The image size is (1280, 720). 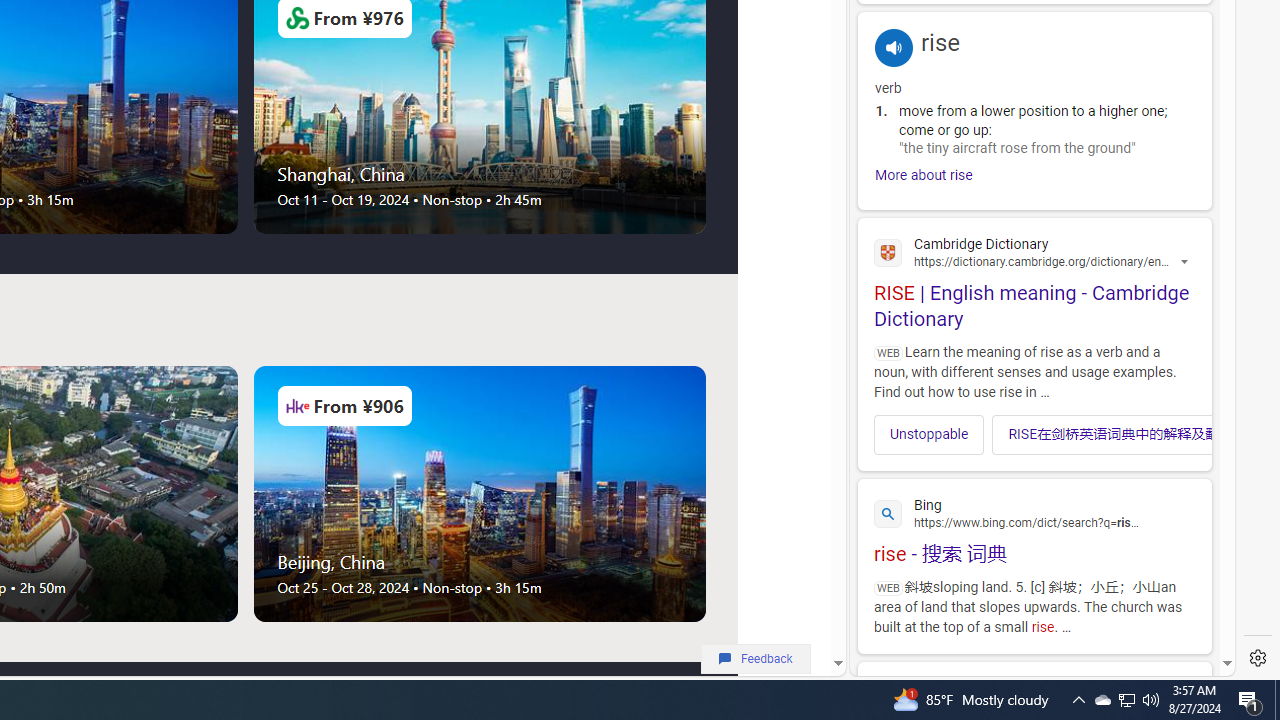 I want to click on 'pronounce', so click(x=893, y=46).